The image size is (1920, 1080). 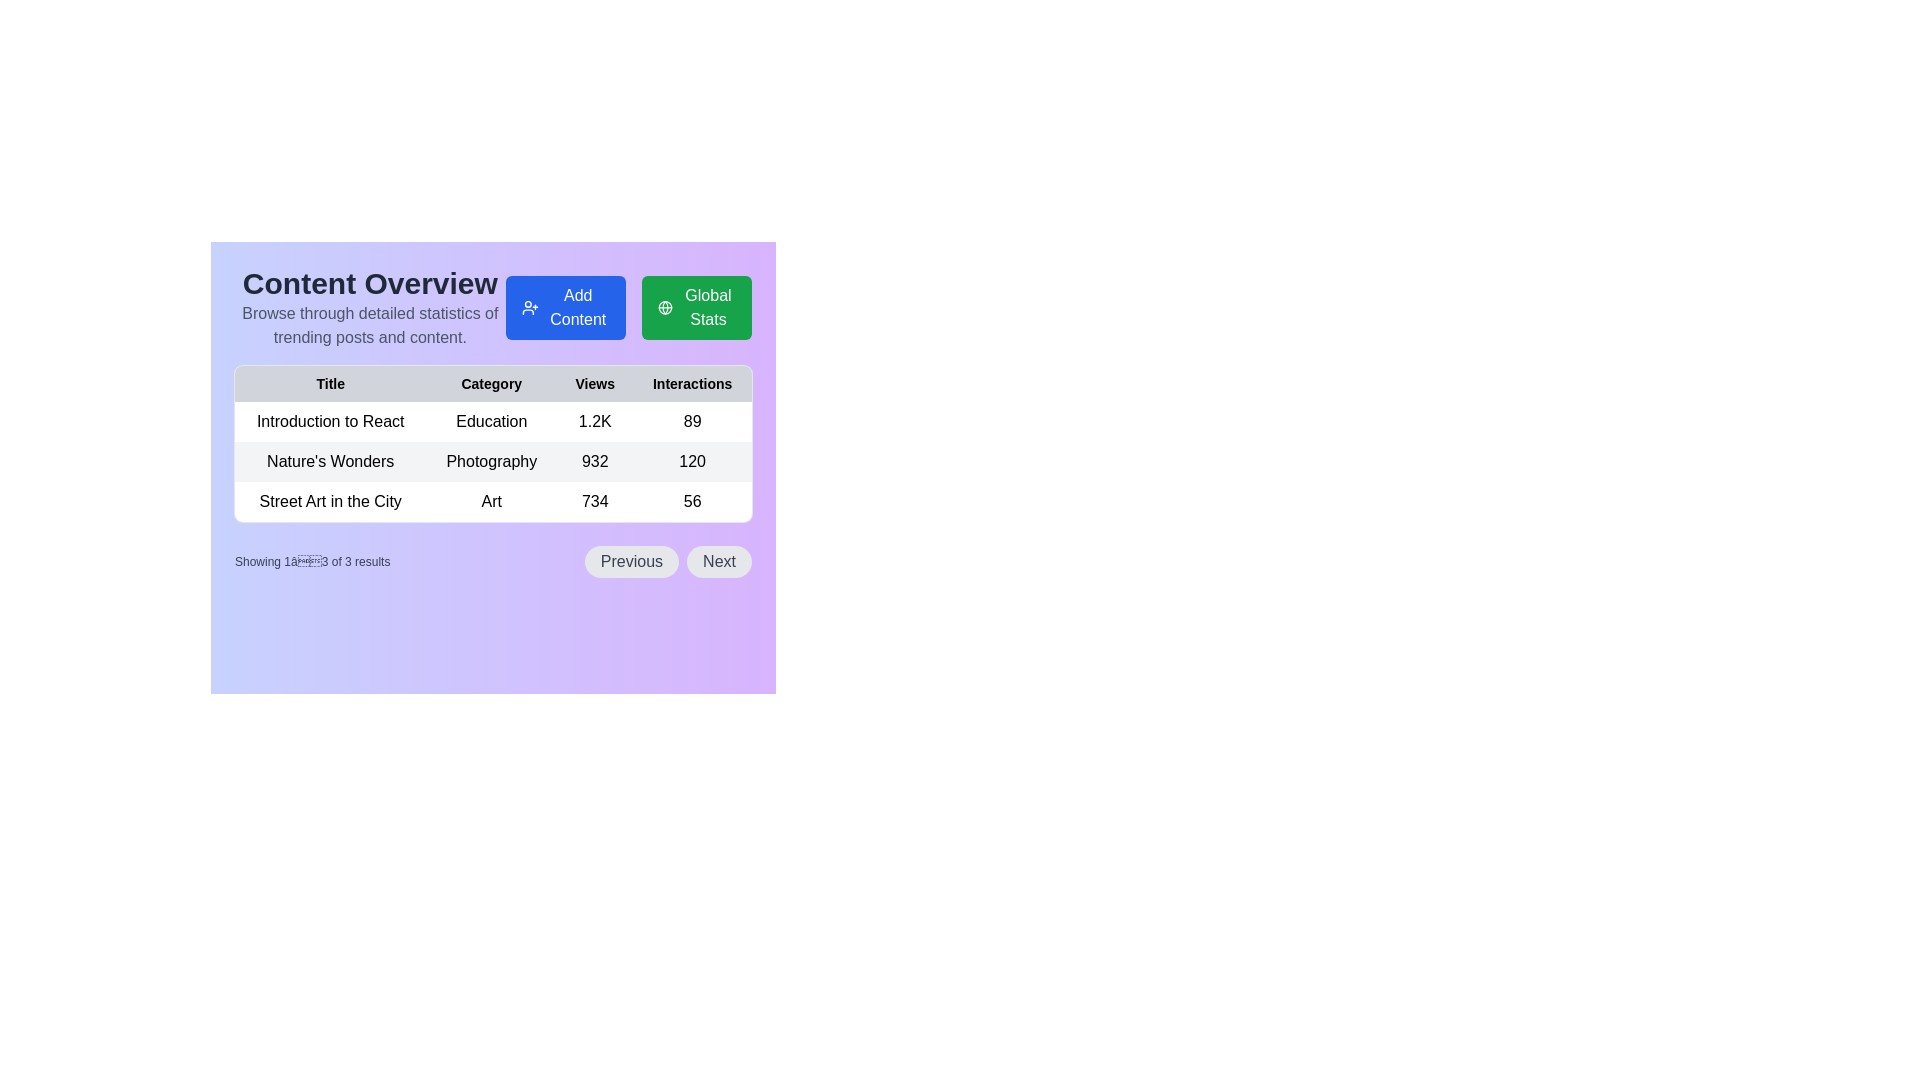 What do you see at coordinates (491, 420) in the screenshot?
I see `the 'Education' text label located in the 'Category' column of the 'Introduction to React' row` at bounding box center [491, 420].